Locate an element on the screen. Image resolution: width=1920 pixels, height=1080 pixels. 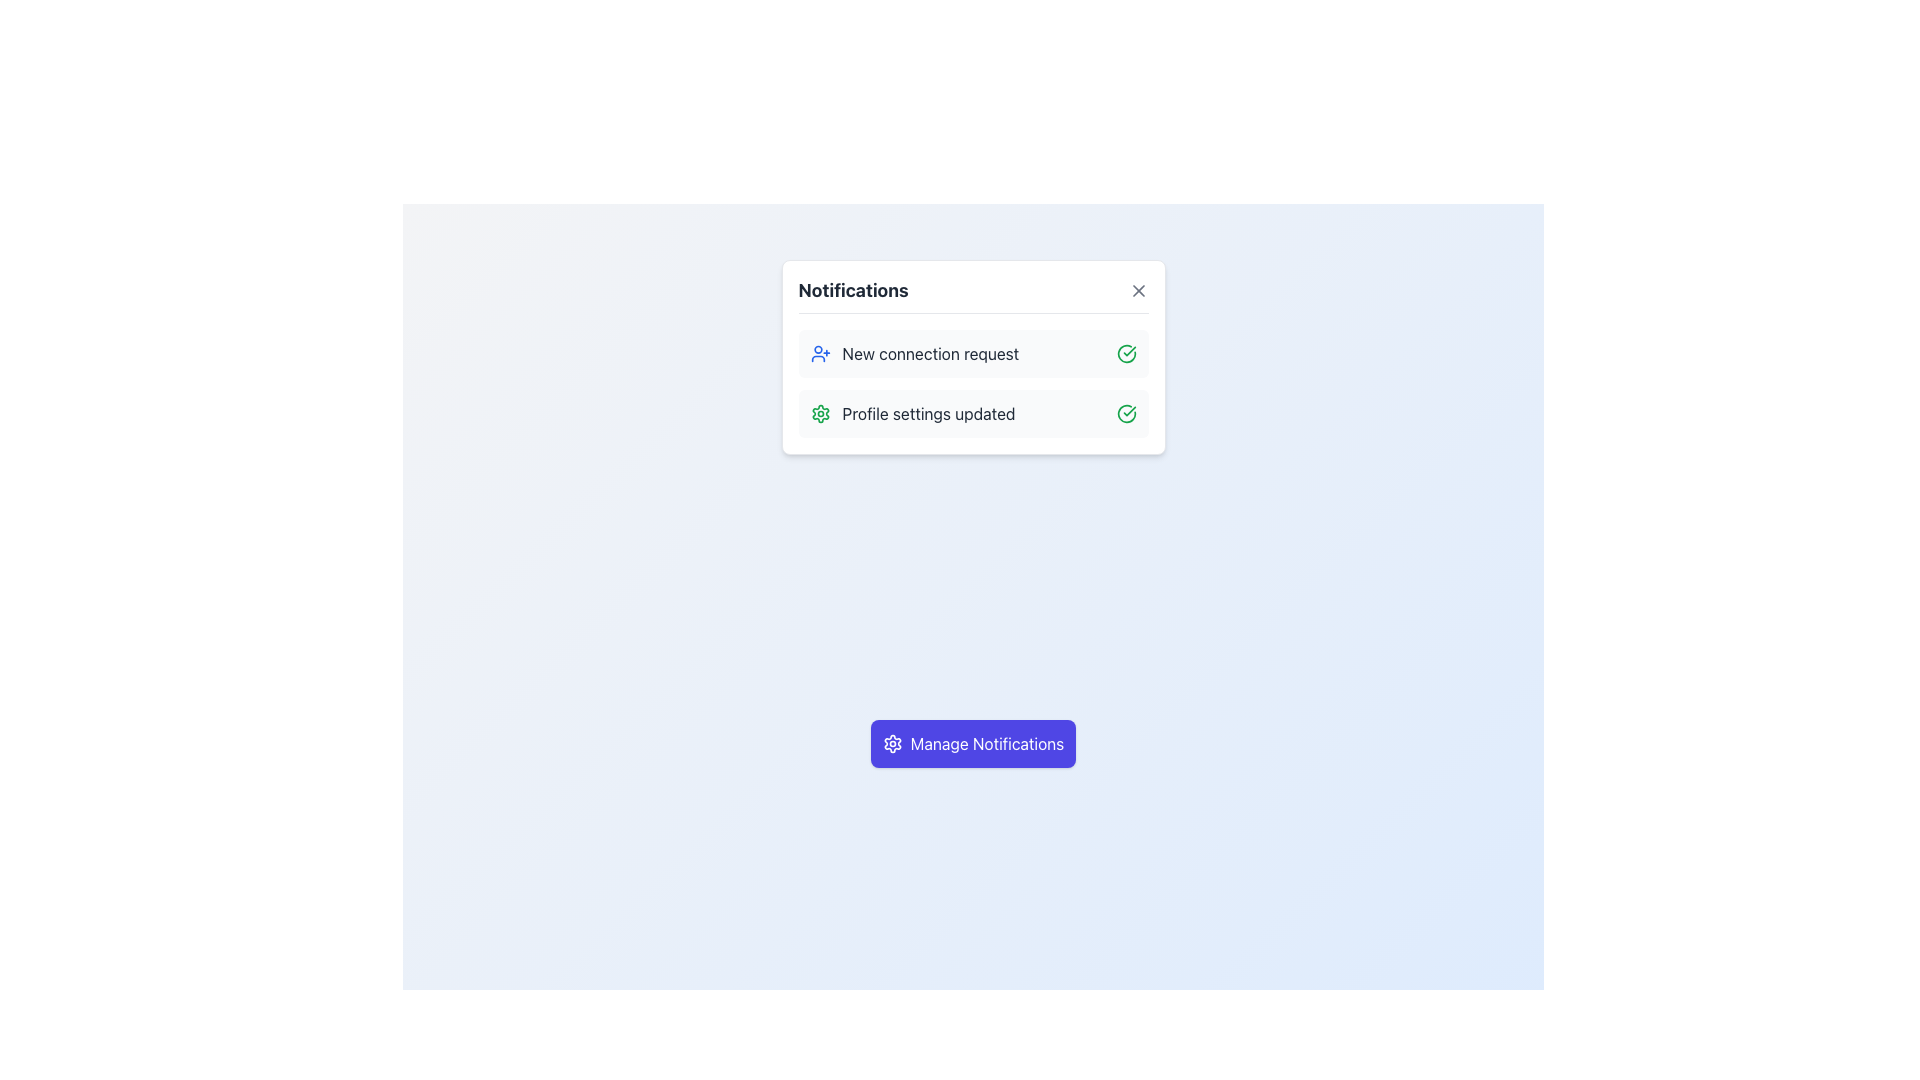
the Notification Card that displays 'Profile settings updated', which includes a settings gear icon on the left and a green checkmark icon on the right, located beneath the 'New connection request' in the Notifications section is located at coordinates (973, 412).